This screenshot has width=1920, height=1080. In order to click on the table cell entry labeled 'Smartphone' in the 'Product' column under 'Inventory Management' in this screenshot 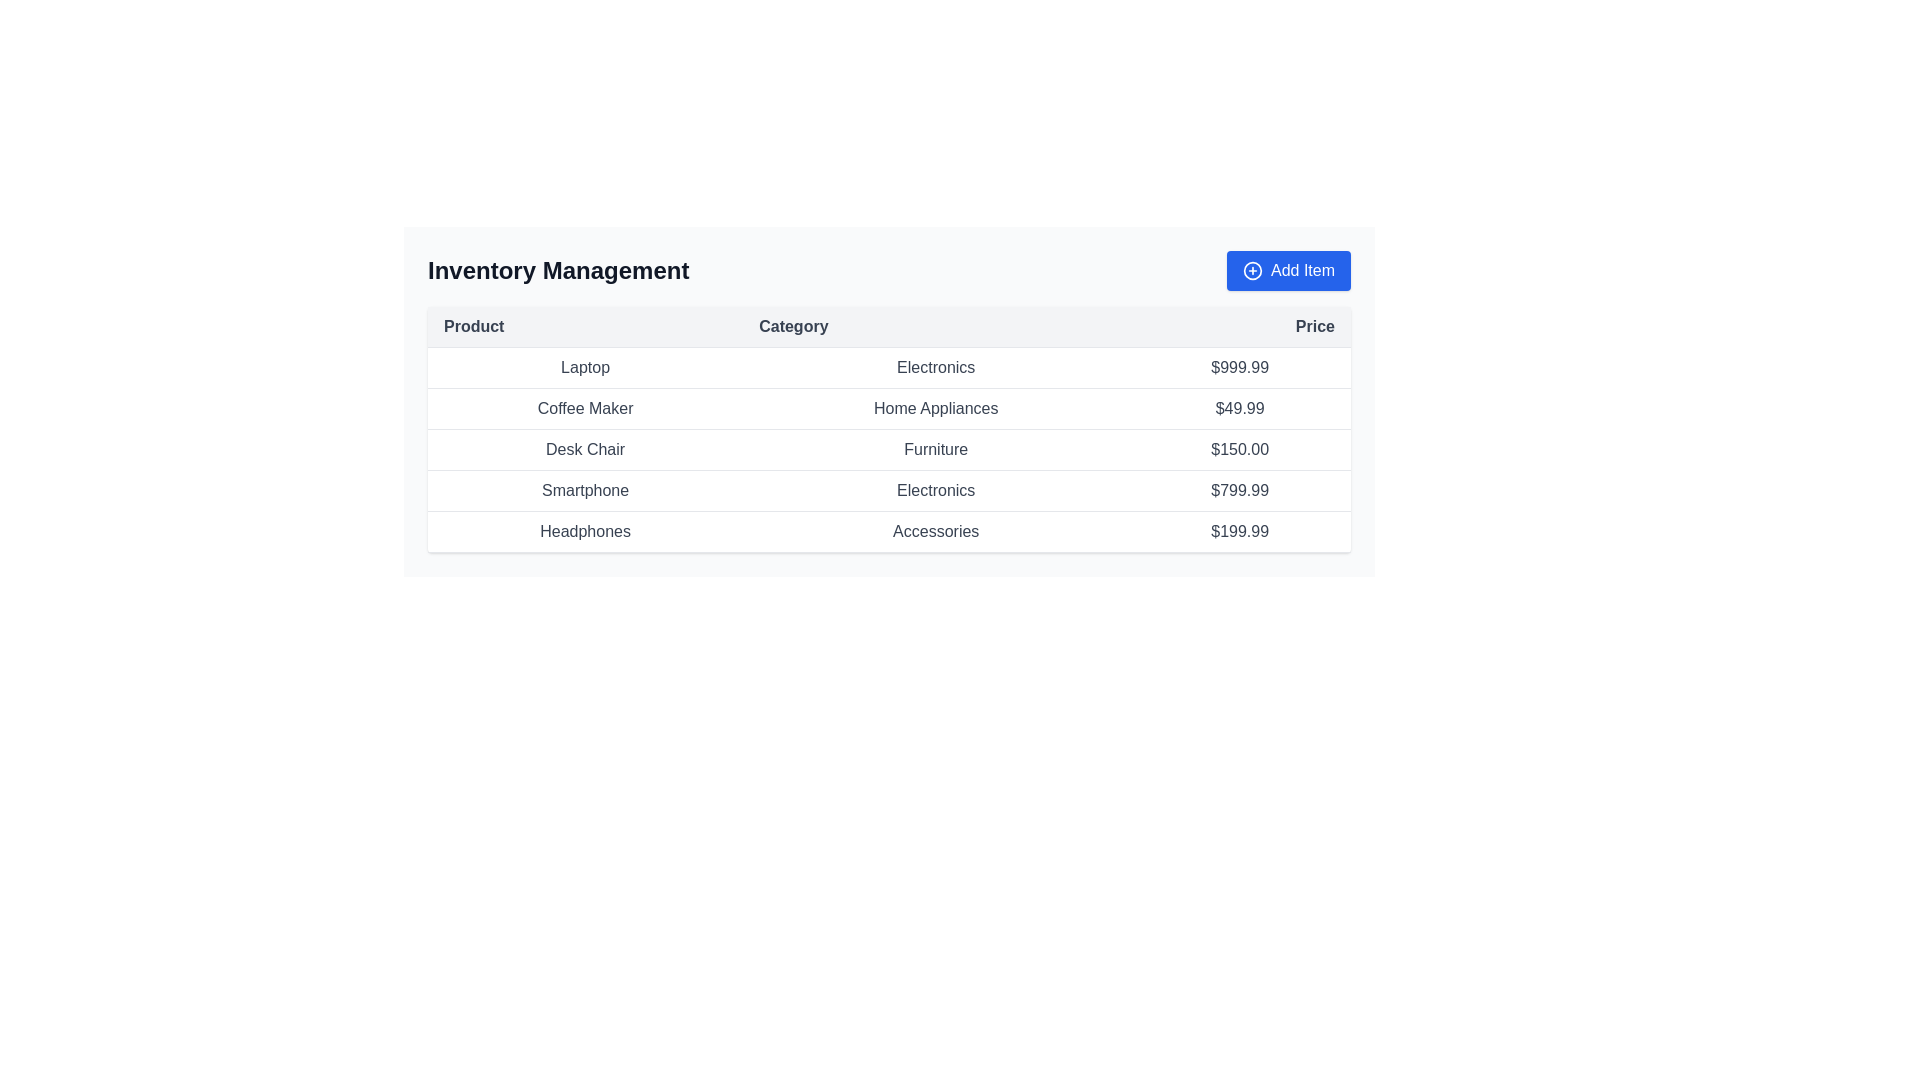, I will do `click(584, 490)`.